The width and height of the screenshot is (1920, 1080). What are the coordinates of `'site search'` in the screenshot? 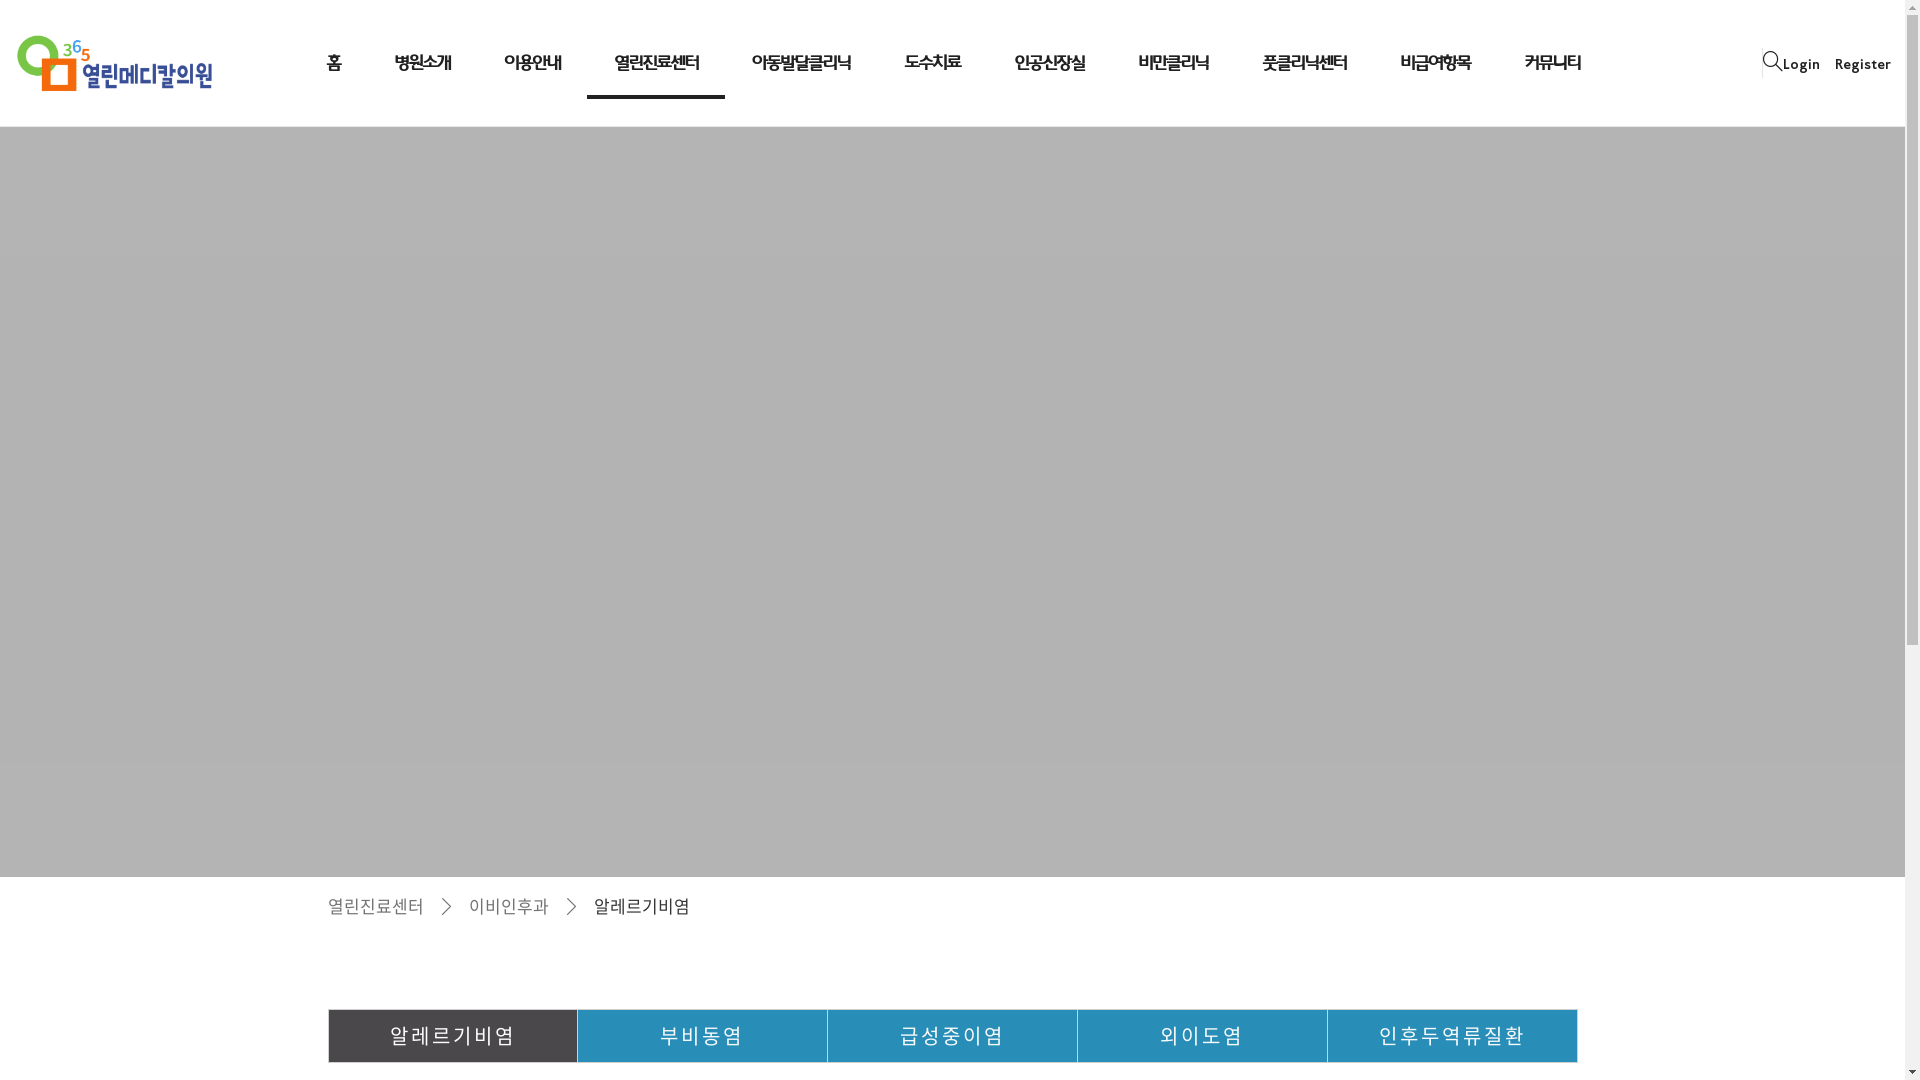 It's located at (1772, 60).